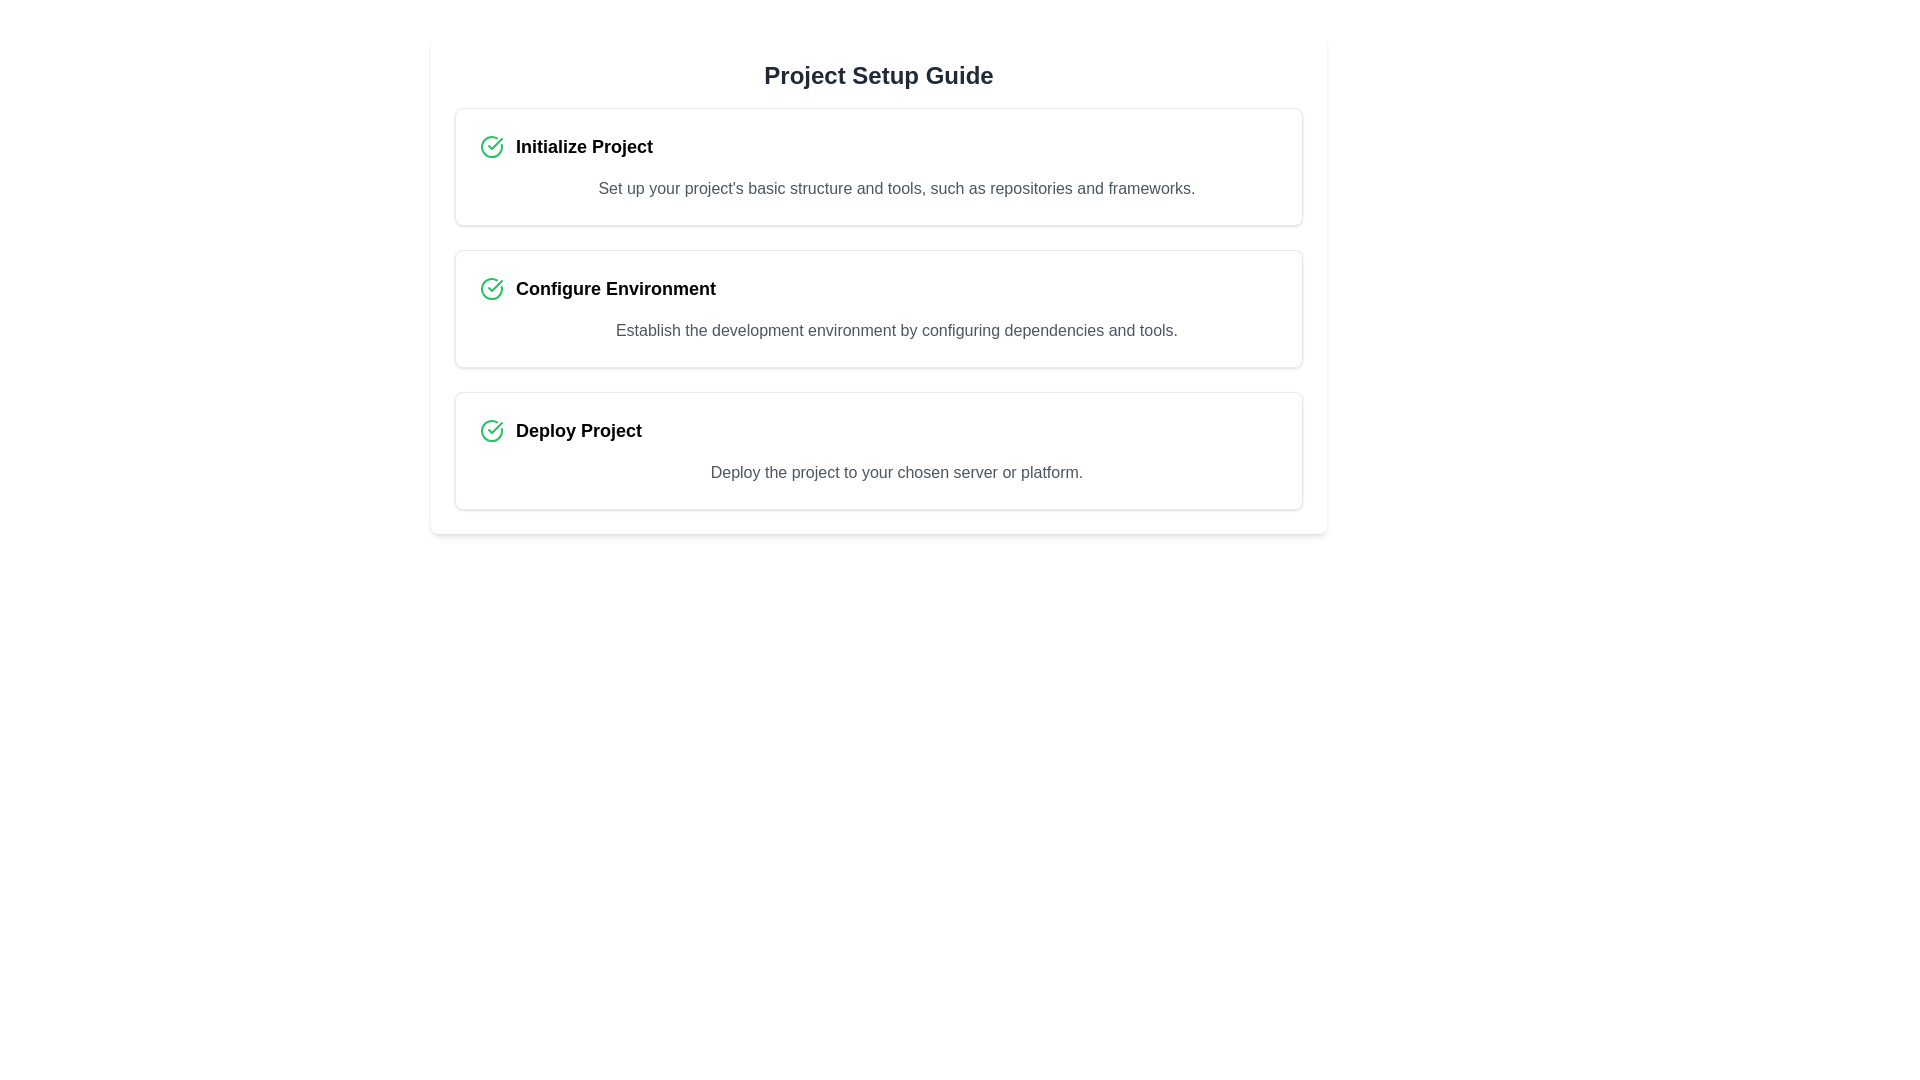 This screenshot has width=1920, height=1080. Describe the element at coordinates (878, 308) in the screenshot. I see `the 'Configure Environment' section of the Informational Display, which is the second section in the Project Setup Guide` at that location.